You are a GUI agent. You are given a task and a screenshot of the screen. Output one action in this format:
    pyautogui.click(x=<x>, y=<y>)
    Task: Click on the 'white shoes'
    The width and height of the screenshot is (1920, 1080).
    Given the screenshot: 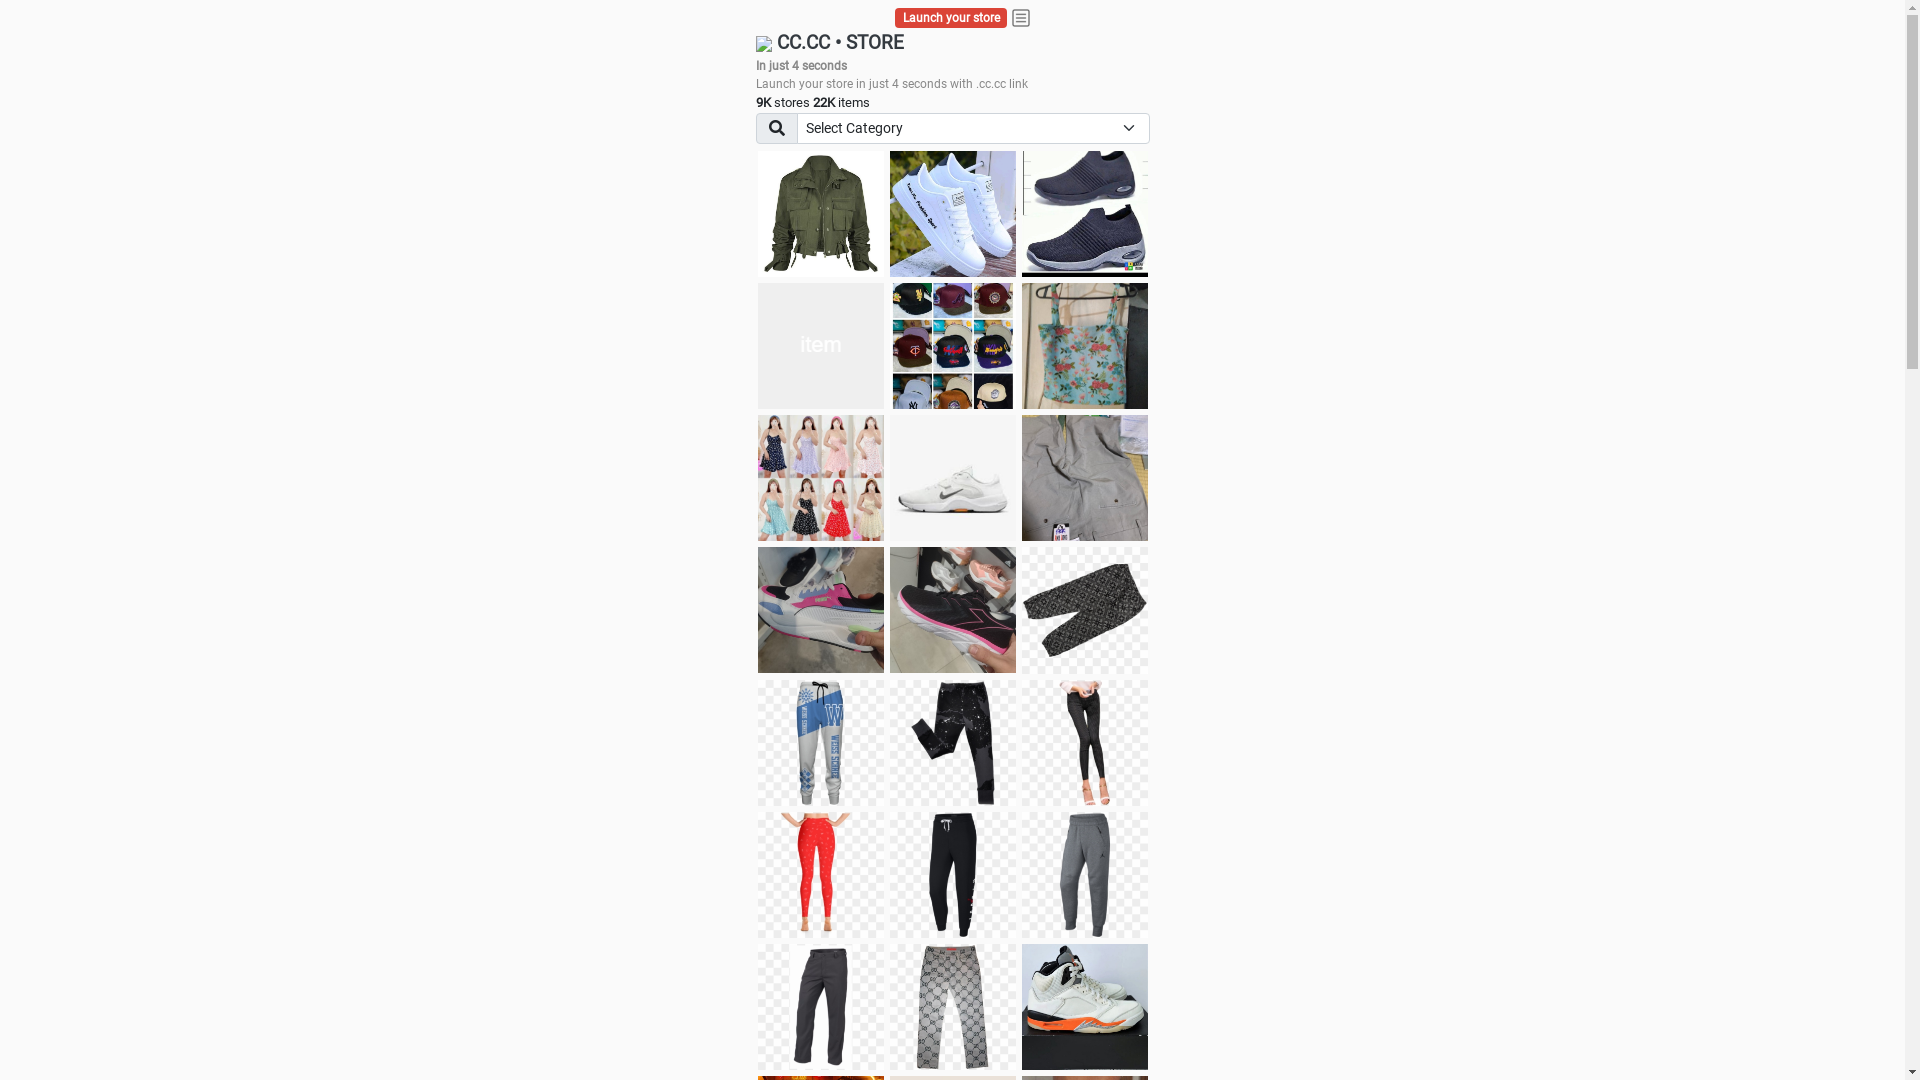 What is the action you would take?
    pyautogui.click(x=888, y=213)
    